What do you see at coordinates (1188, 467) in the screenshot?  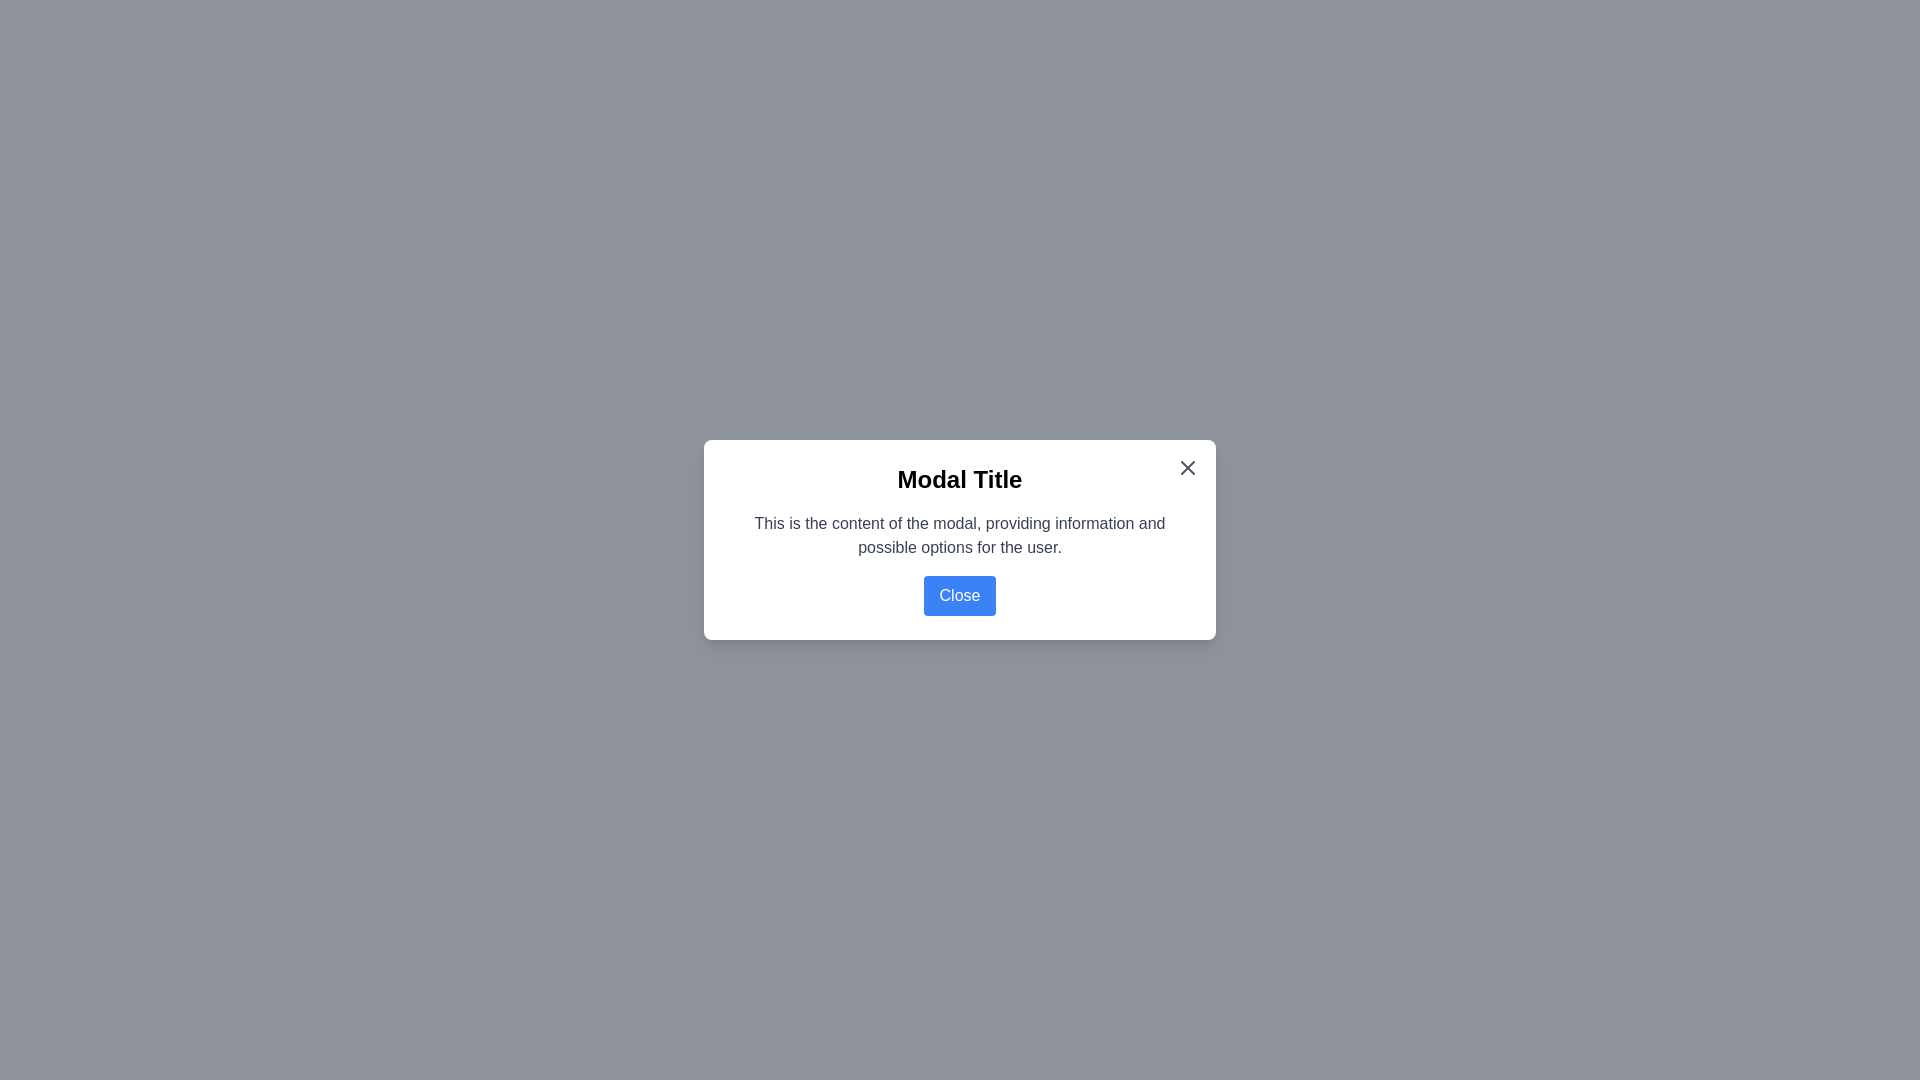 I see `keyboard navigation` at bounding box center [1188, 467].